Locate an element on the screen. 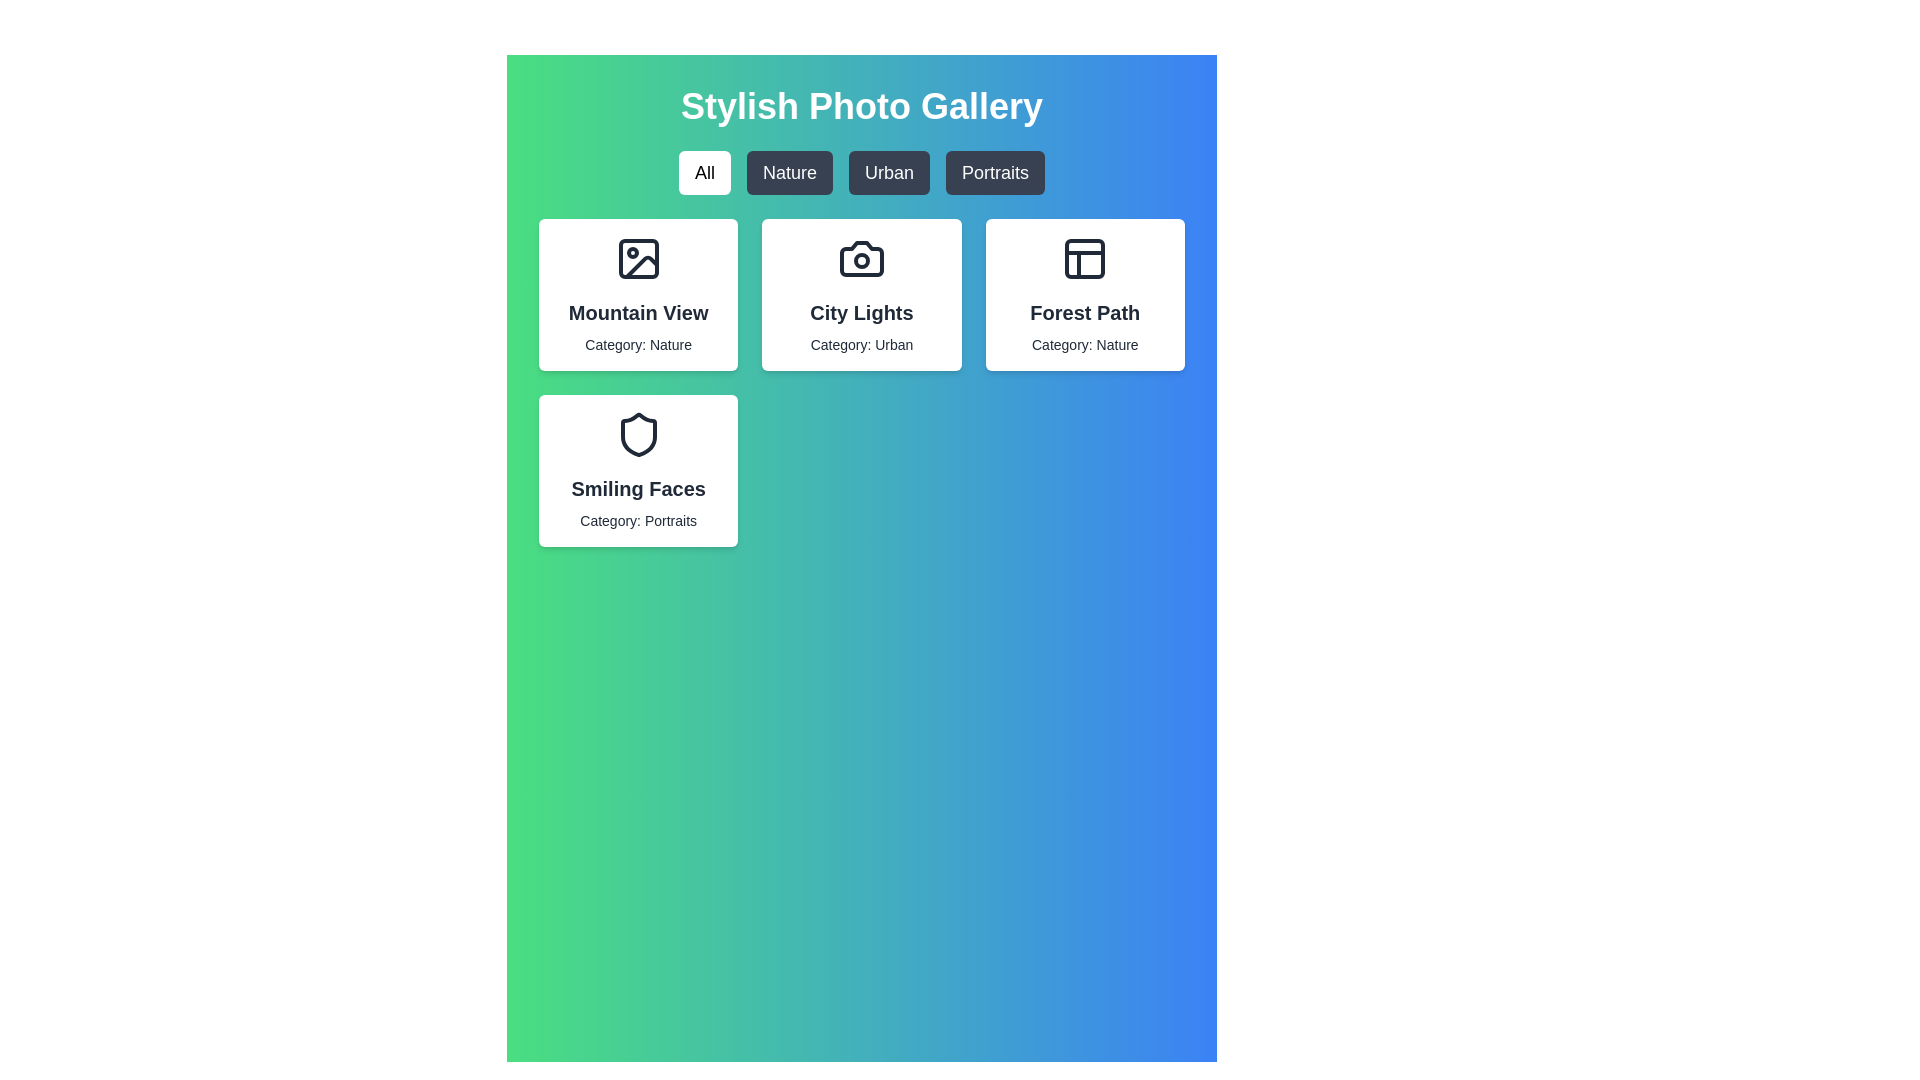  the category filter button for the photo gallery, which is the leftmost button in a row of four buttons is located at coordinates (705, 172).